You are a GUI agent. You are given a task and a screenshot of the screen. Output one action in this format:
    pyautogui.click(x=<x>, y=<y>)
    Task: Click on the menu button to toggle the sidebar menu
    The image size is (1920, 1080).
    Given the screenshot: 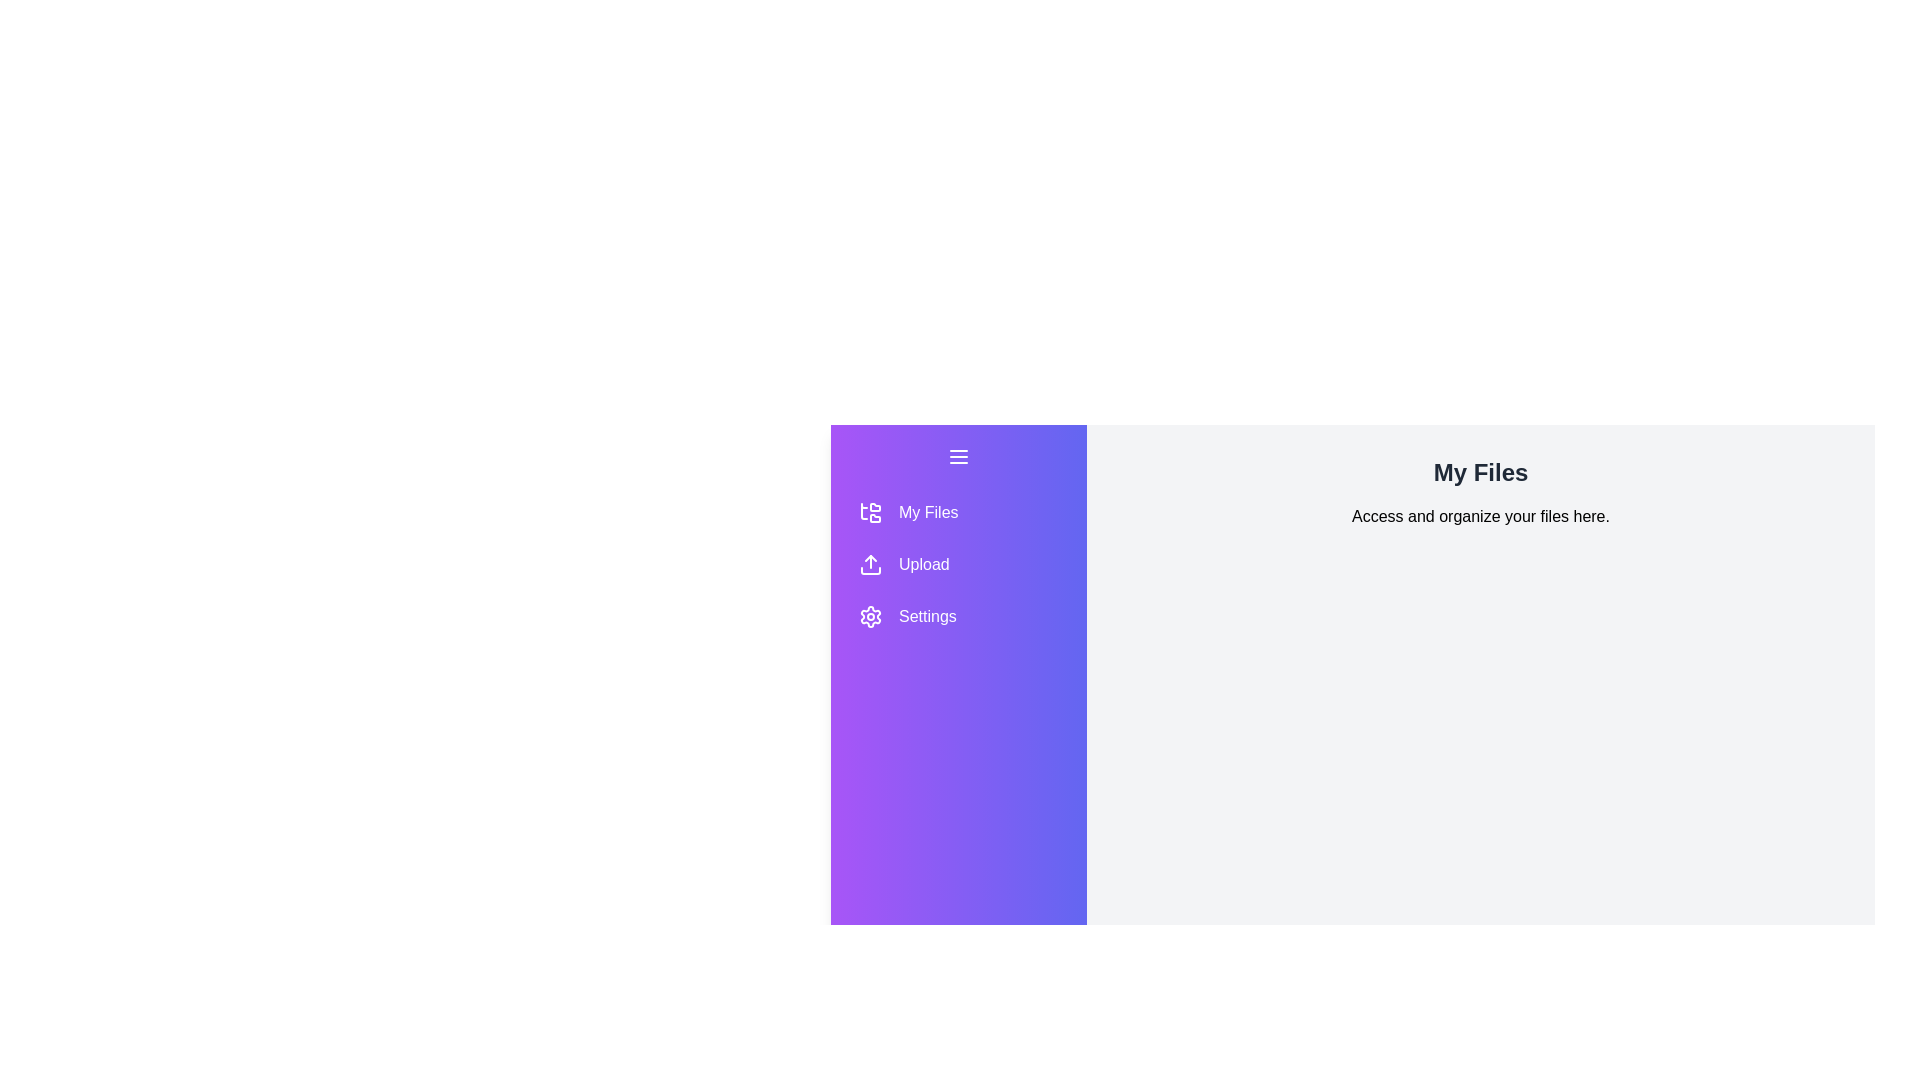 What is the action you would take?
    pyautogui.click(x=958, y=456)
    